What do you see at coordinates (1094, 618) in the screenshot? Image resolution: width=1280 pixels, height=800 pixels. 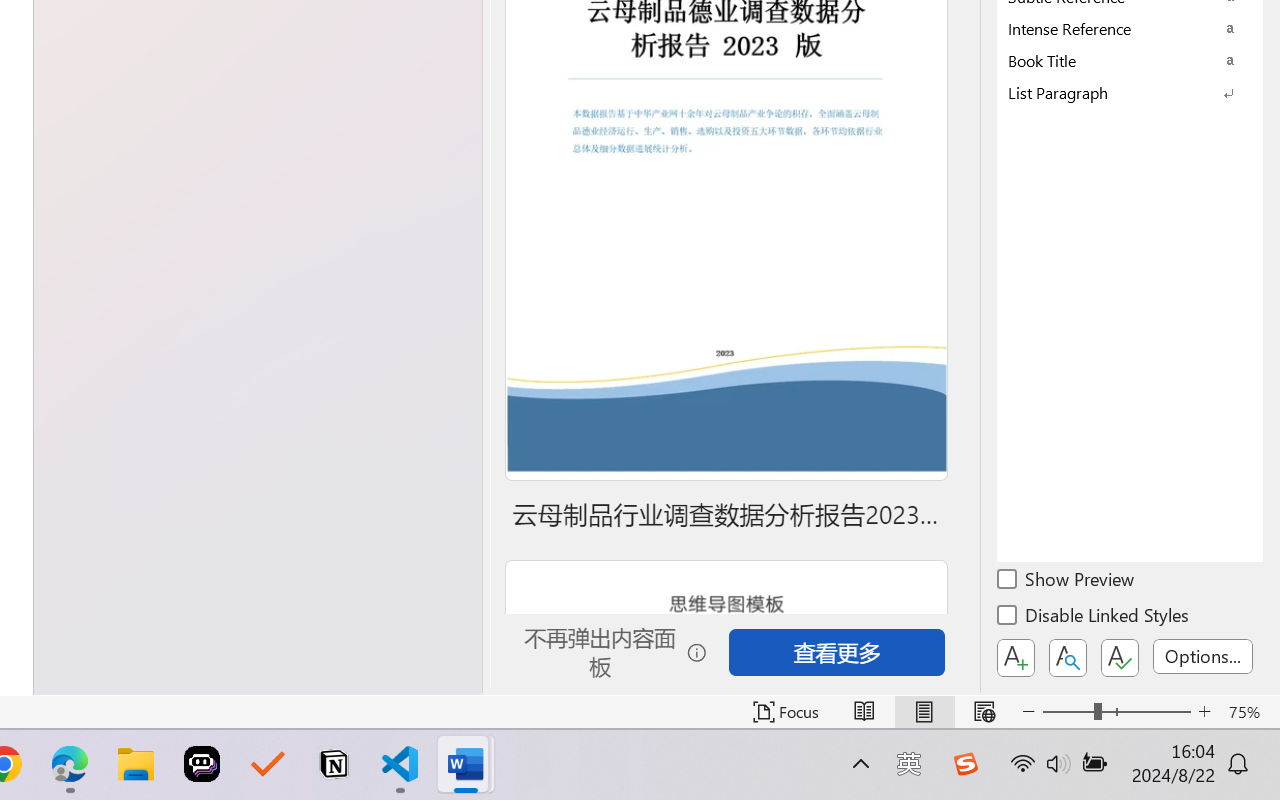 I see `'Disable Linked Styles'` at bounding box center [1094, 618].